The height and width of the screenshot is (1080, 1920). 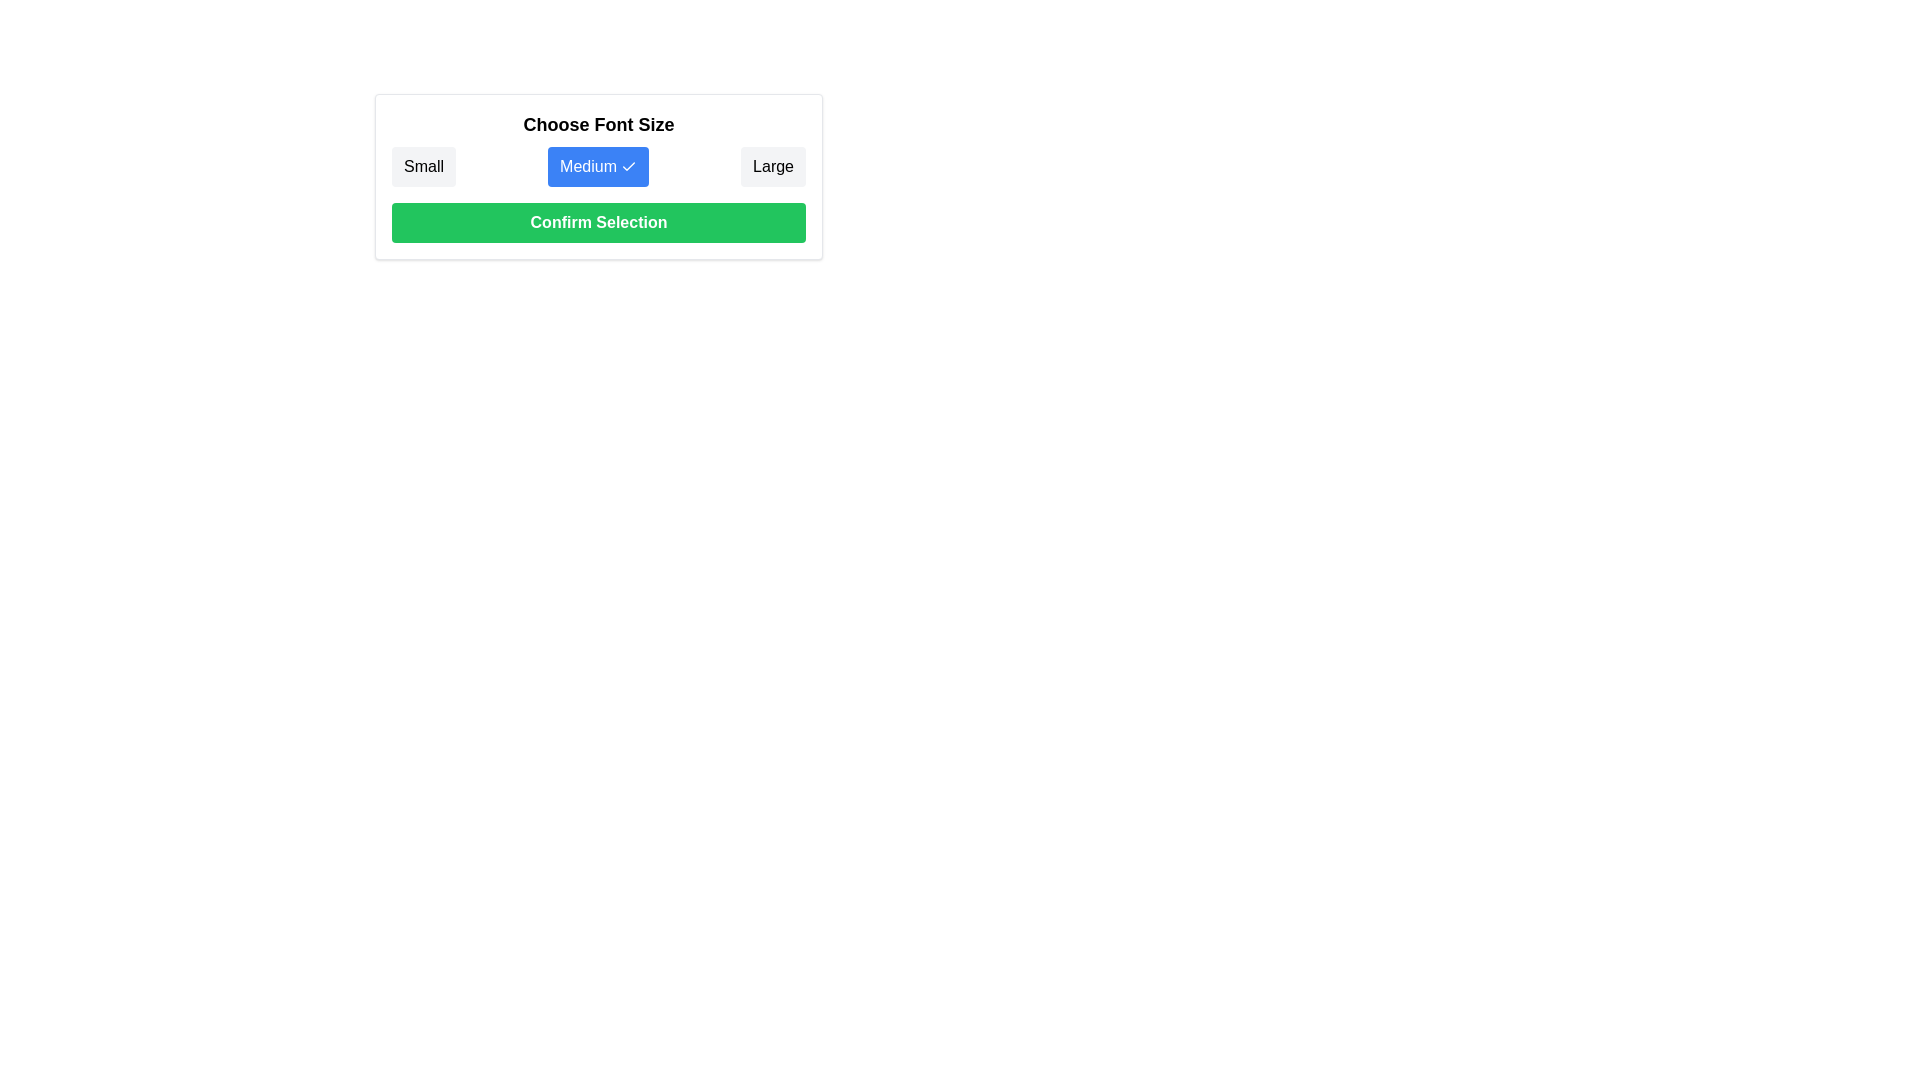 What do you see at coordinates (598, 223) in the screenshot?
I see `the button that confirms the selection of a font size located at the bottom of the 'Choose Font Size' section` at bounding box center [598, 223].